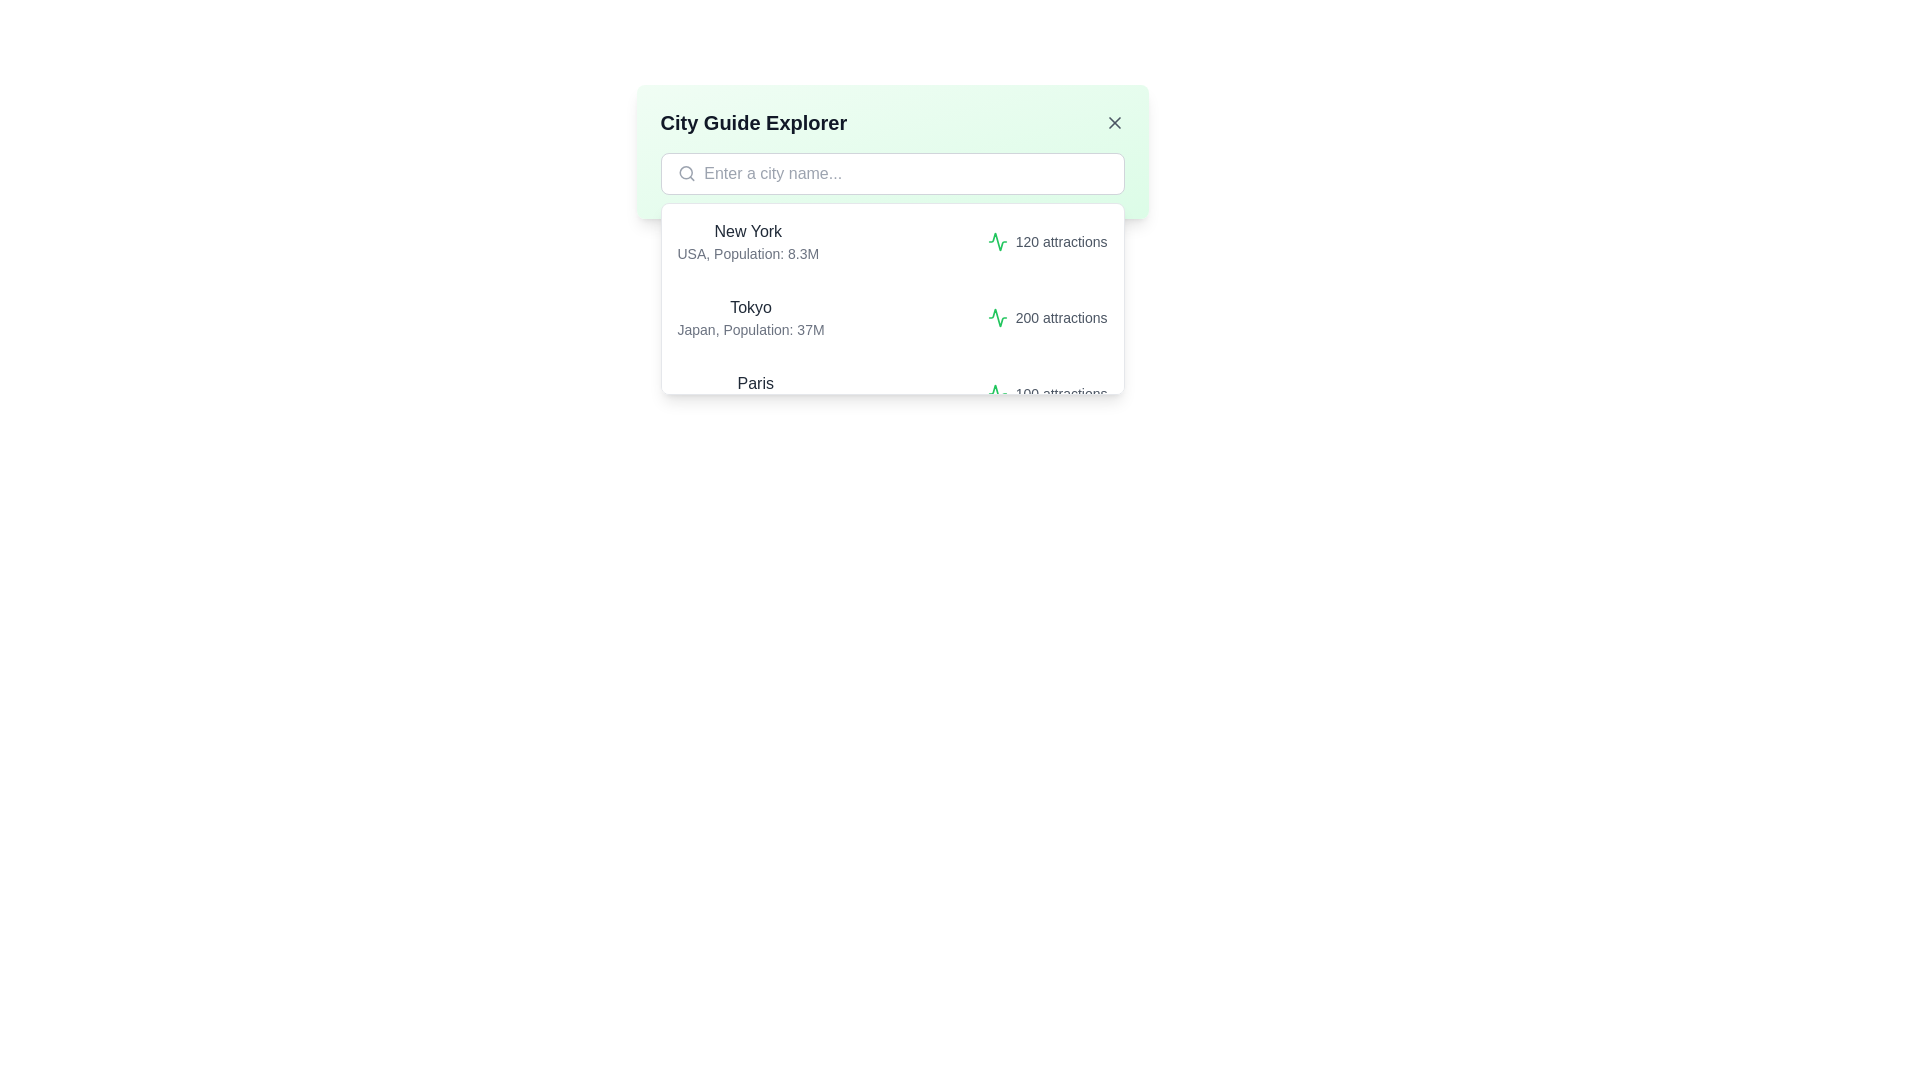  What do you see at coordinates (750, 316) in the screenshot?
I see `descriptive information displayed about the city of Tokyo, which is the first textual entry in the second row of the 'City Guide Explorer' modal` at bounding box center [750, 316].